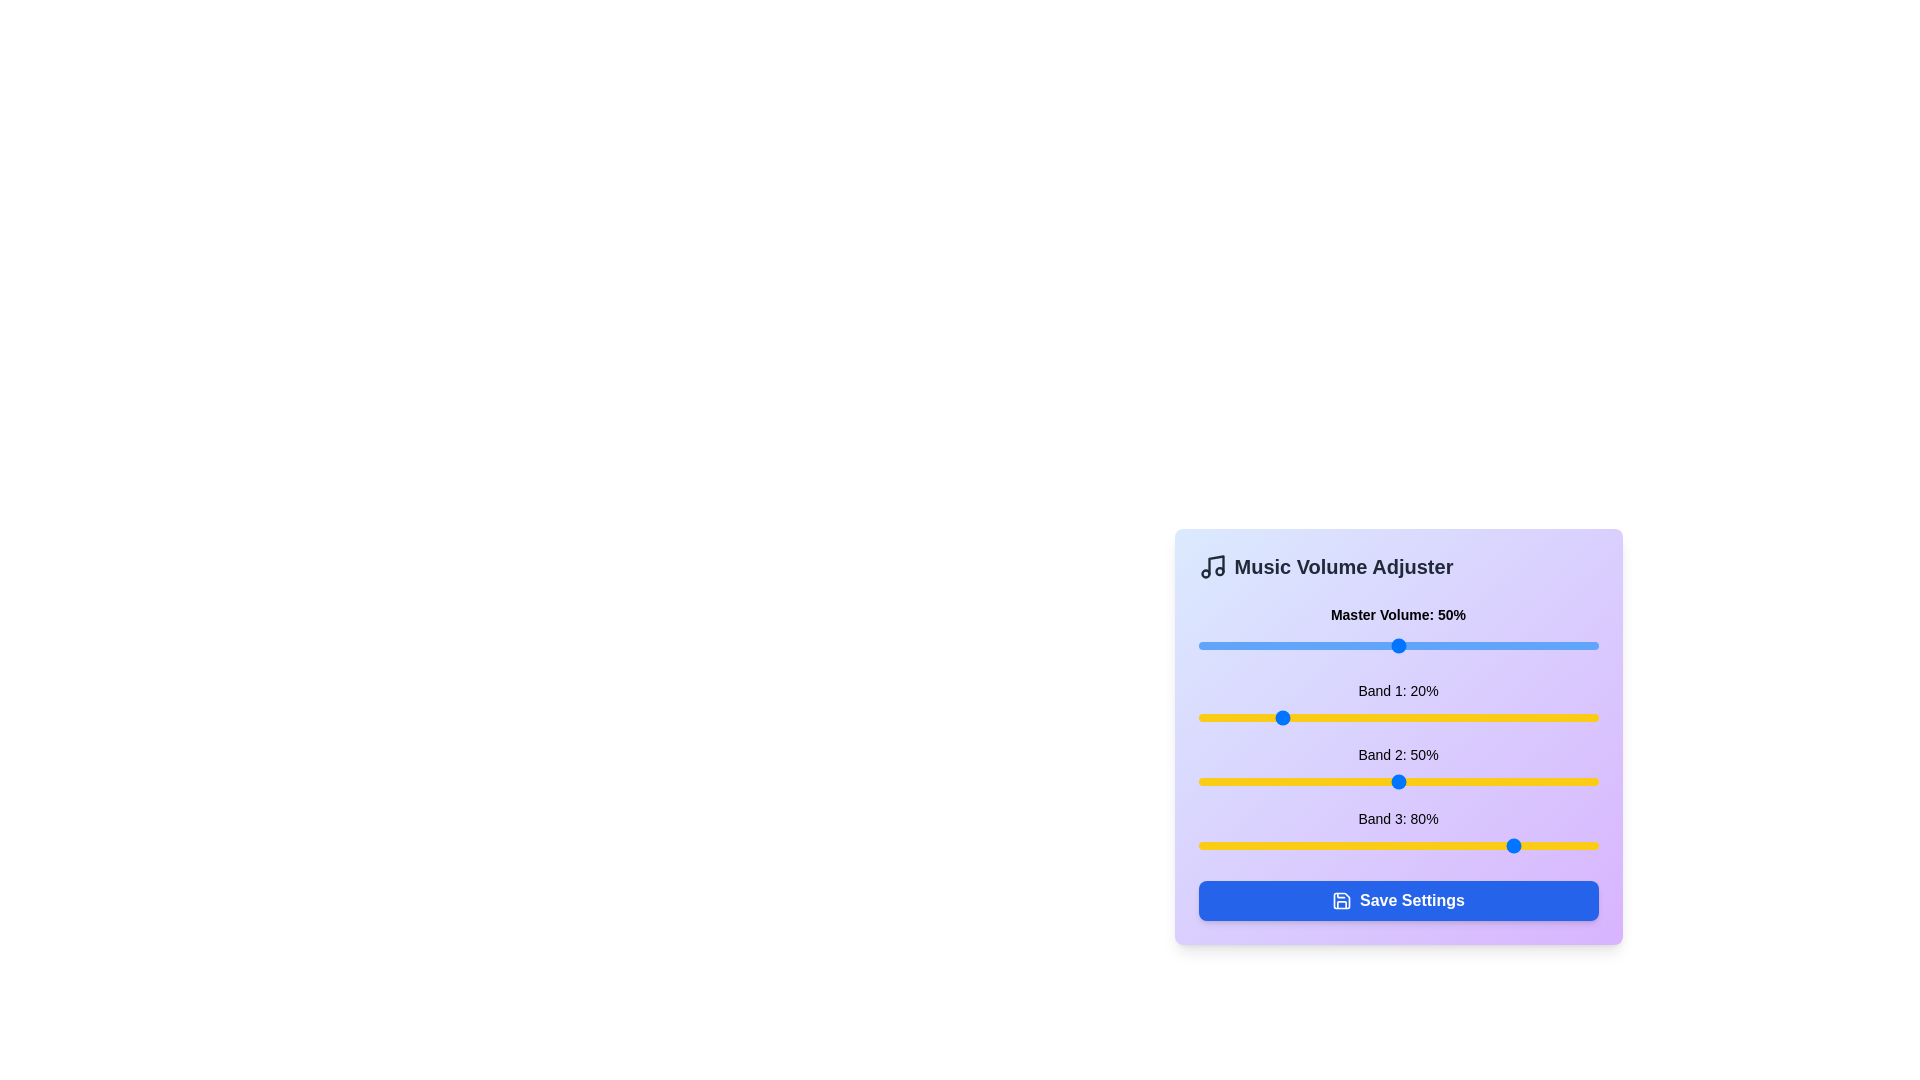  What do you see at coordinates (1342, 901) in the screenshot?
I see `the save icon, which is a small outlined floppy disk, located to the left of the 'Save Settings' text at the bottom center of the panel` at bounding box center [1342, 901].